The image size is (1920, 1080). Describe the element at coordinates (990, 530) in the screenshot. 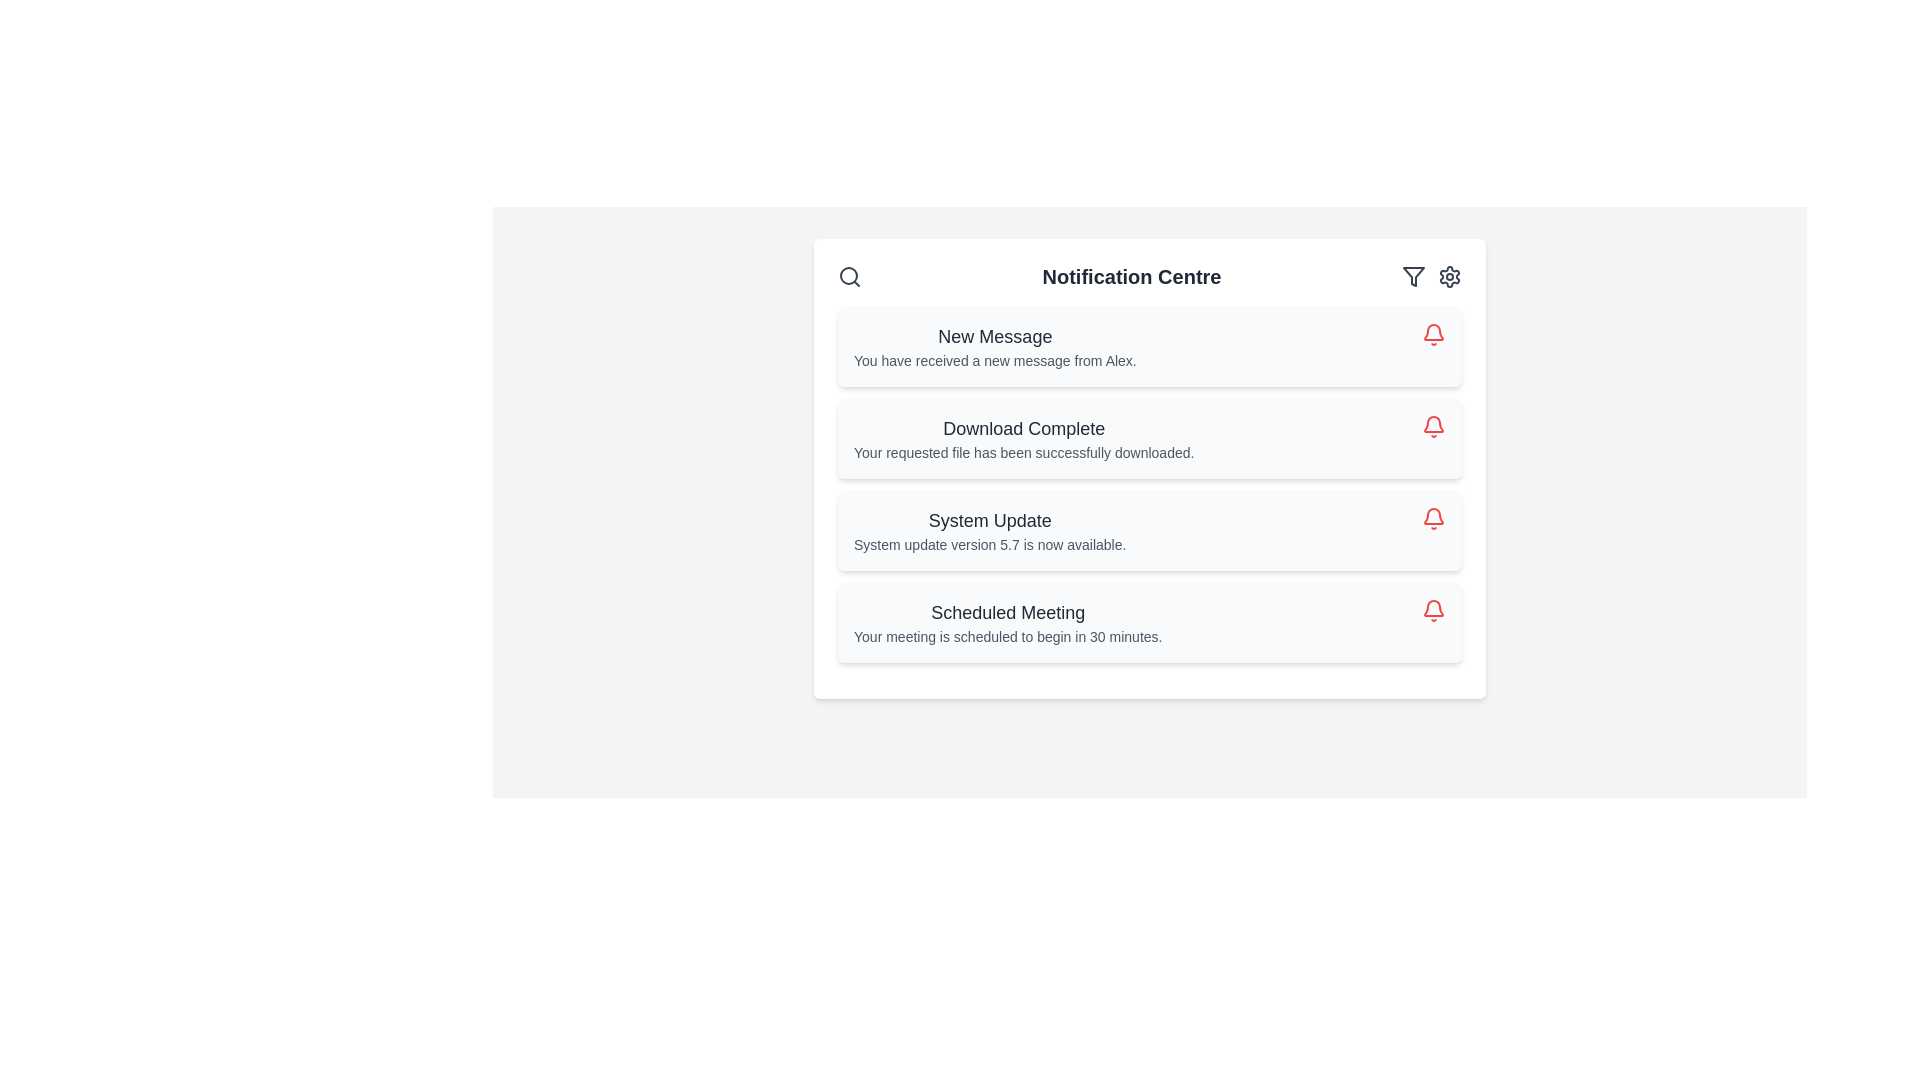

I see `the informational text display indicating the availability of a new system update version (5.7) located in the Notification Centre, between 'Download Complete' and 'Scheduled Meeting'` at that location.